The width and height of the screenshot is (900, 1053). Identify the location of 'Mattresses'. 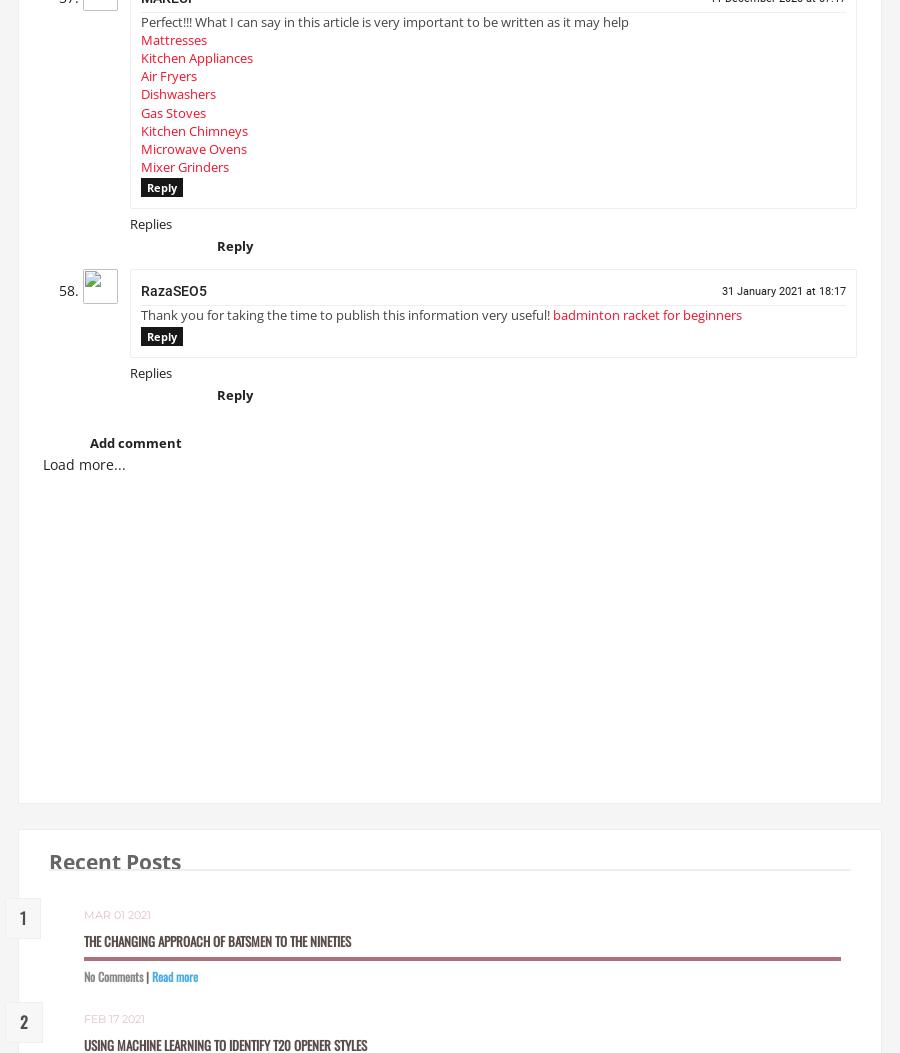
(173, 46).